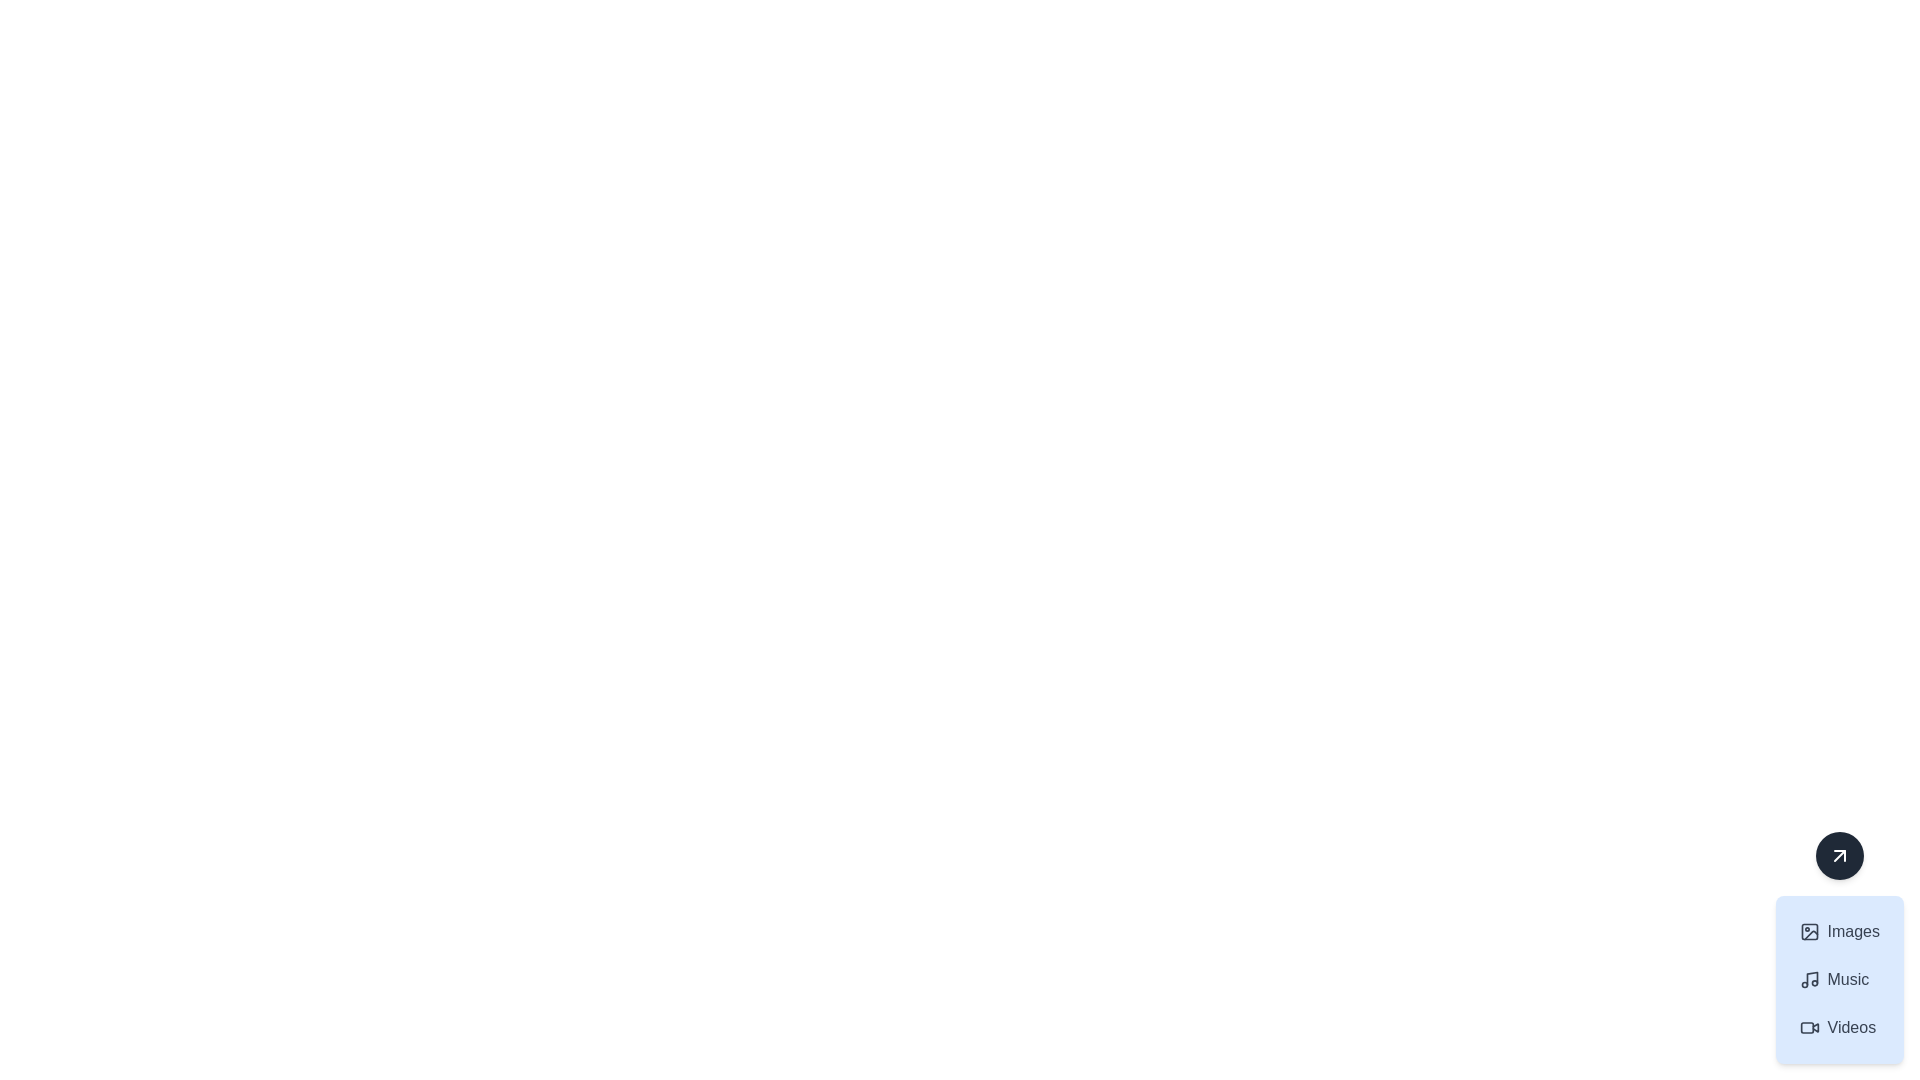  Describe the element at coordinates (1812, 977) in the screenshot. I see `the central vertical element of the music note icon, which serves as a decorative representation, indicating an audio or music-related action` at that location.